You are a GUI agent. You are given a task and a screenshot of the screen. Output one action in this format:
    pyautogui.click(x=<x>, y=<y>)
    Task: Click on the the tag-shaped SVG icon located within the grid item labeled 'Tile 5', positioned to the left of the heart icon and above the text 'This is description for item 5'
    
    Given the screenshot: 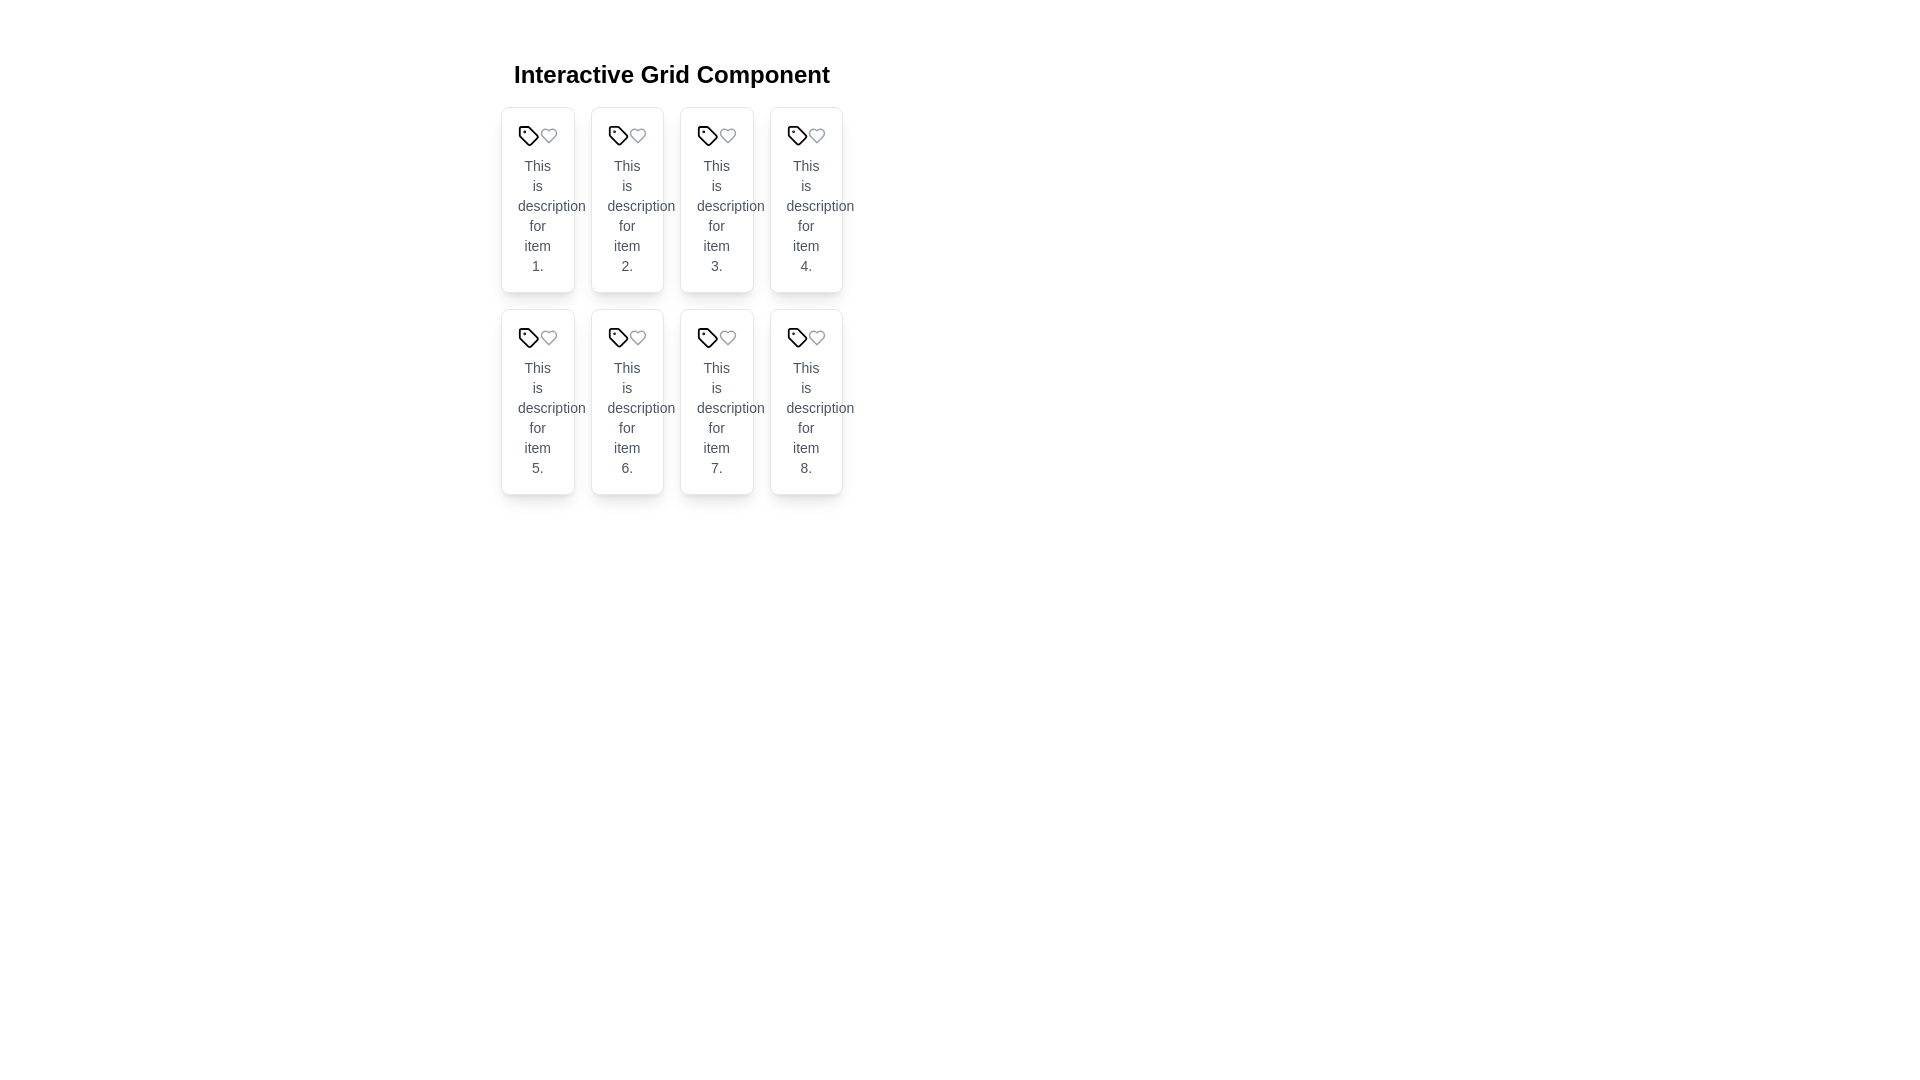 What is the action you would take?
    pyautogui.click(x=528, y=337)
    